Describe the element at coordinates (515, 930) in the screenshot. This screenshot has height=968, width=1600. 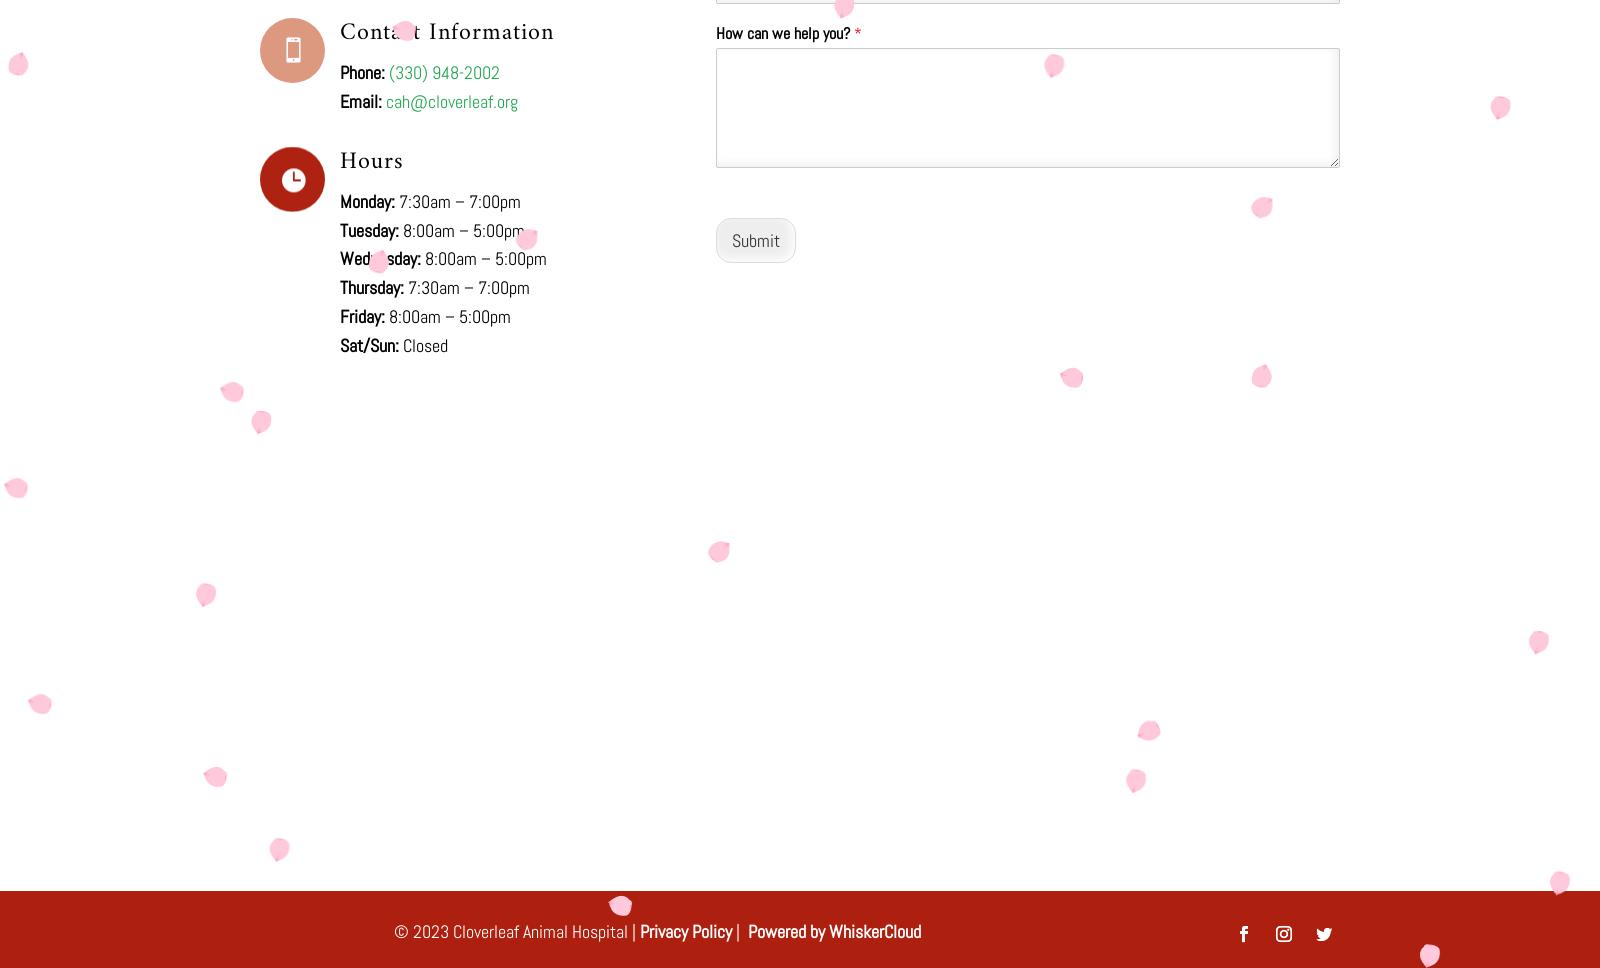
I see `'© 2023 Cloverleaf Animal Hospital |'` at that location.